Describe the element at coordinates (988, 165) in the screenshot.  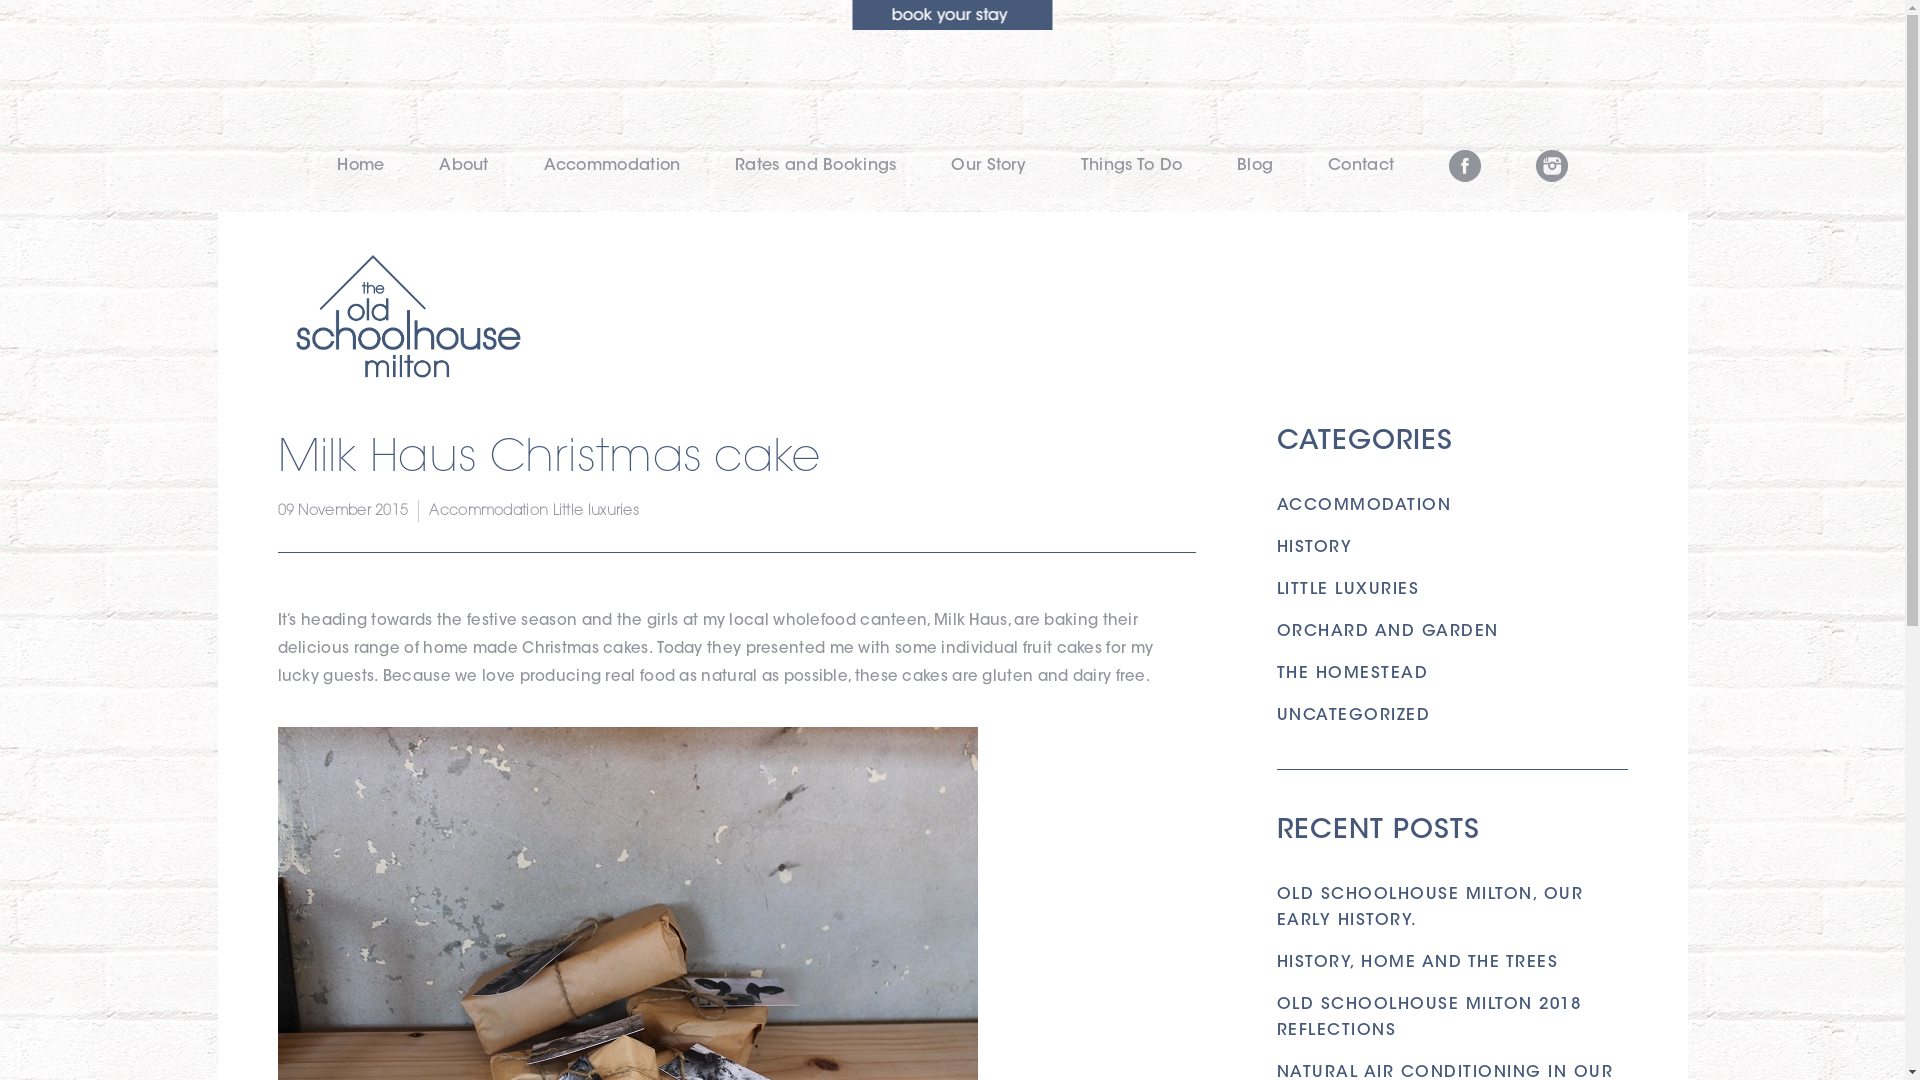
I see `'Our Story'` at that location.